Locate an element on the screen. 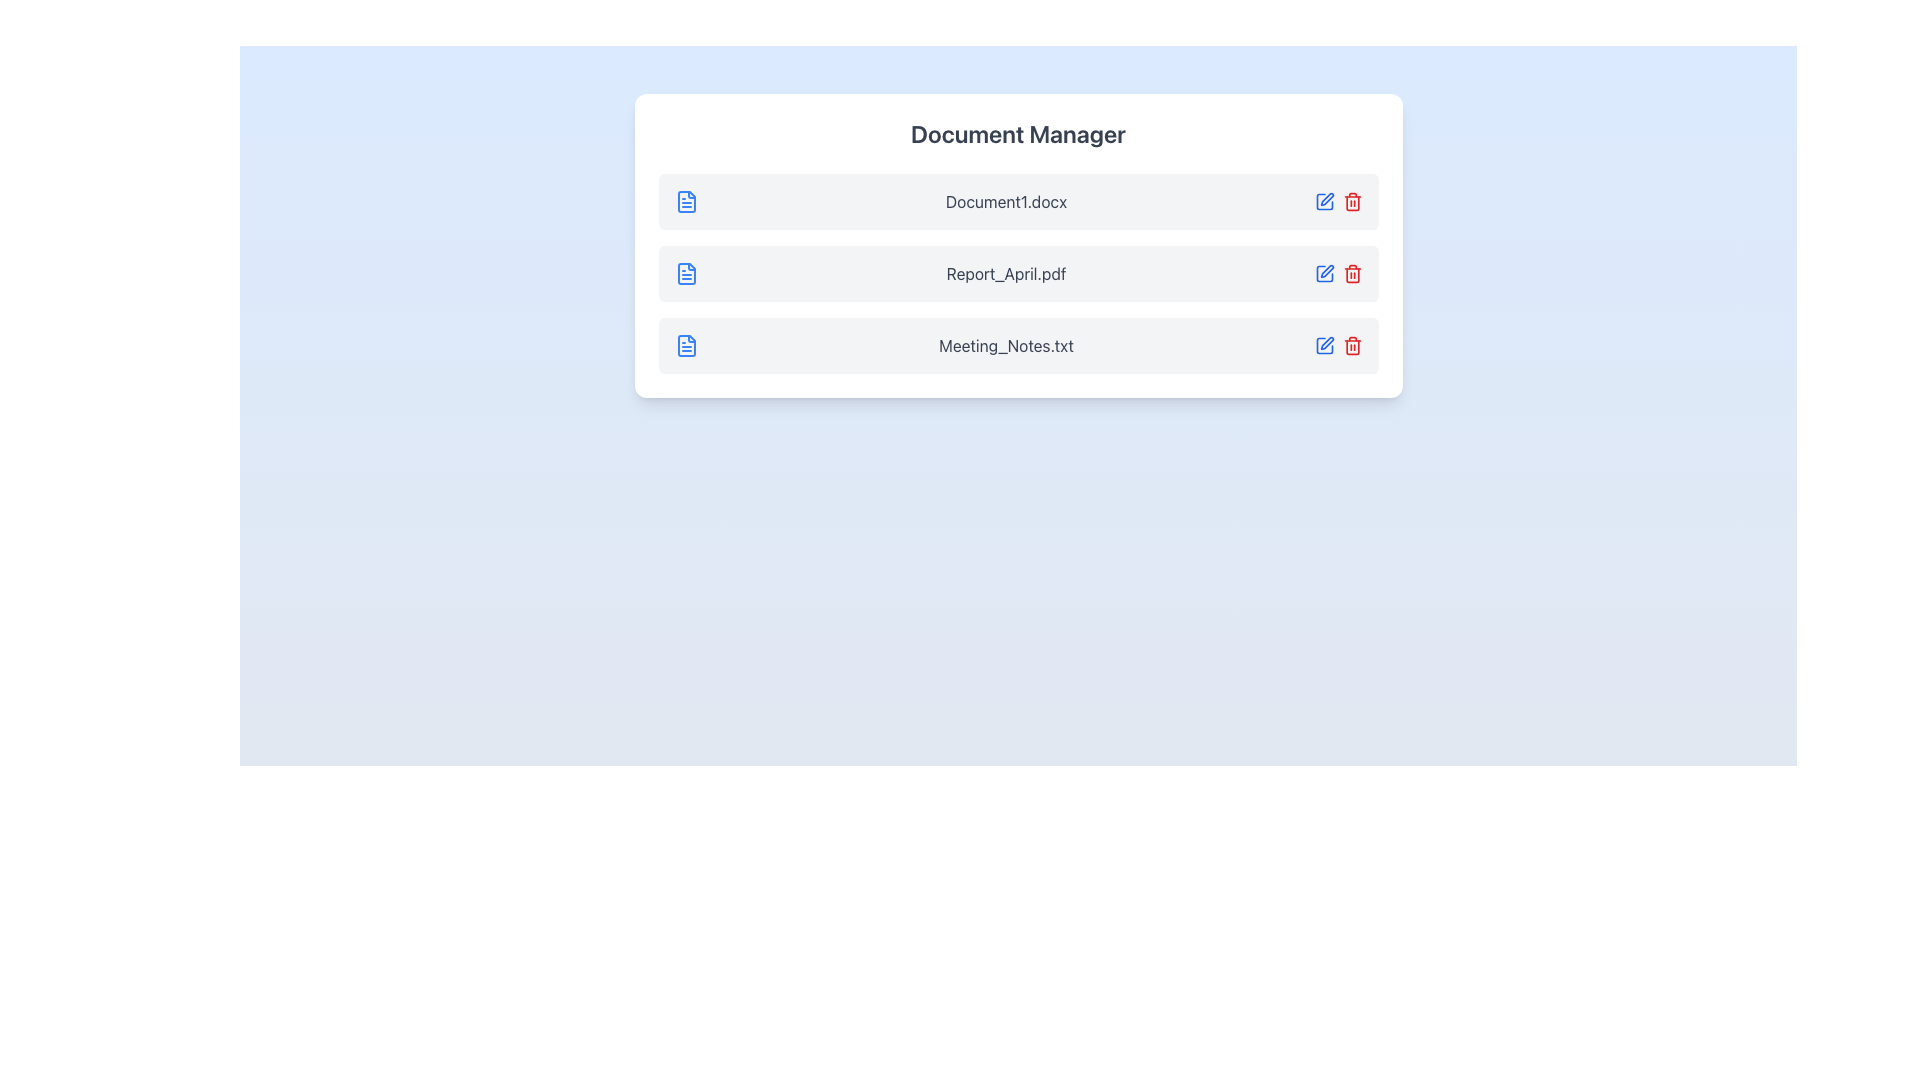  the delete icon button located in the middle row of the list, positioned to the right side of the row, after the blue edit pen icon is located at coordinates (1352, 273).